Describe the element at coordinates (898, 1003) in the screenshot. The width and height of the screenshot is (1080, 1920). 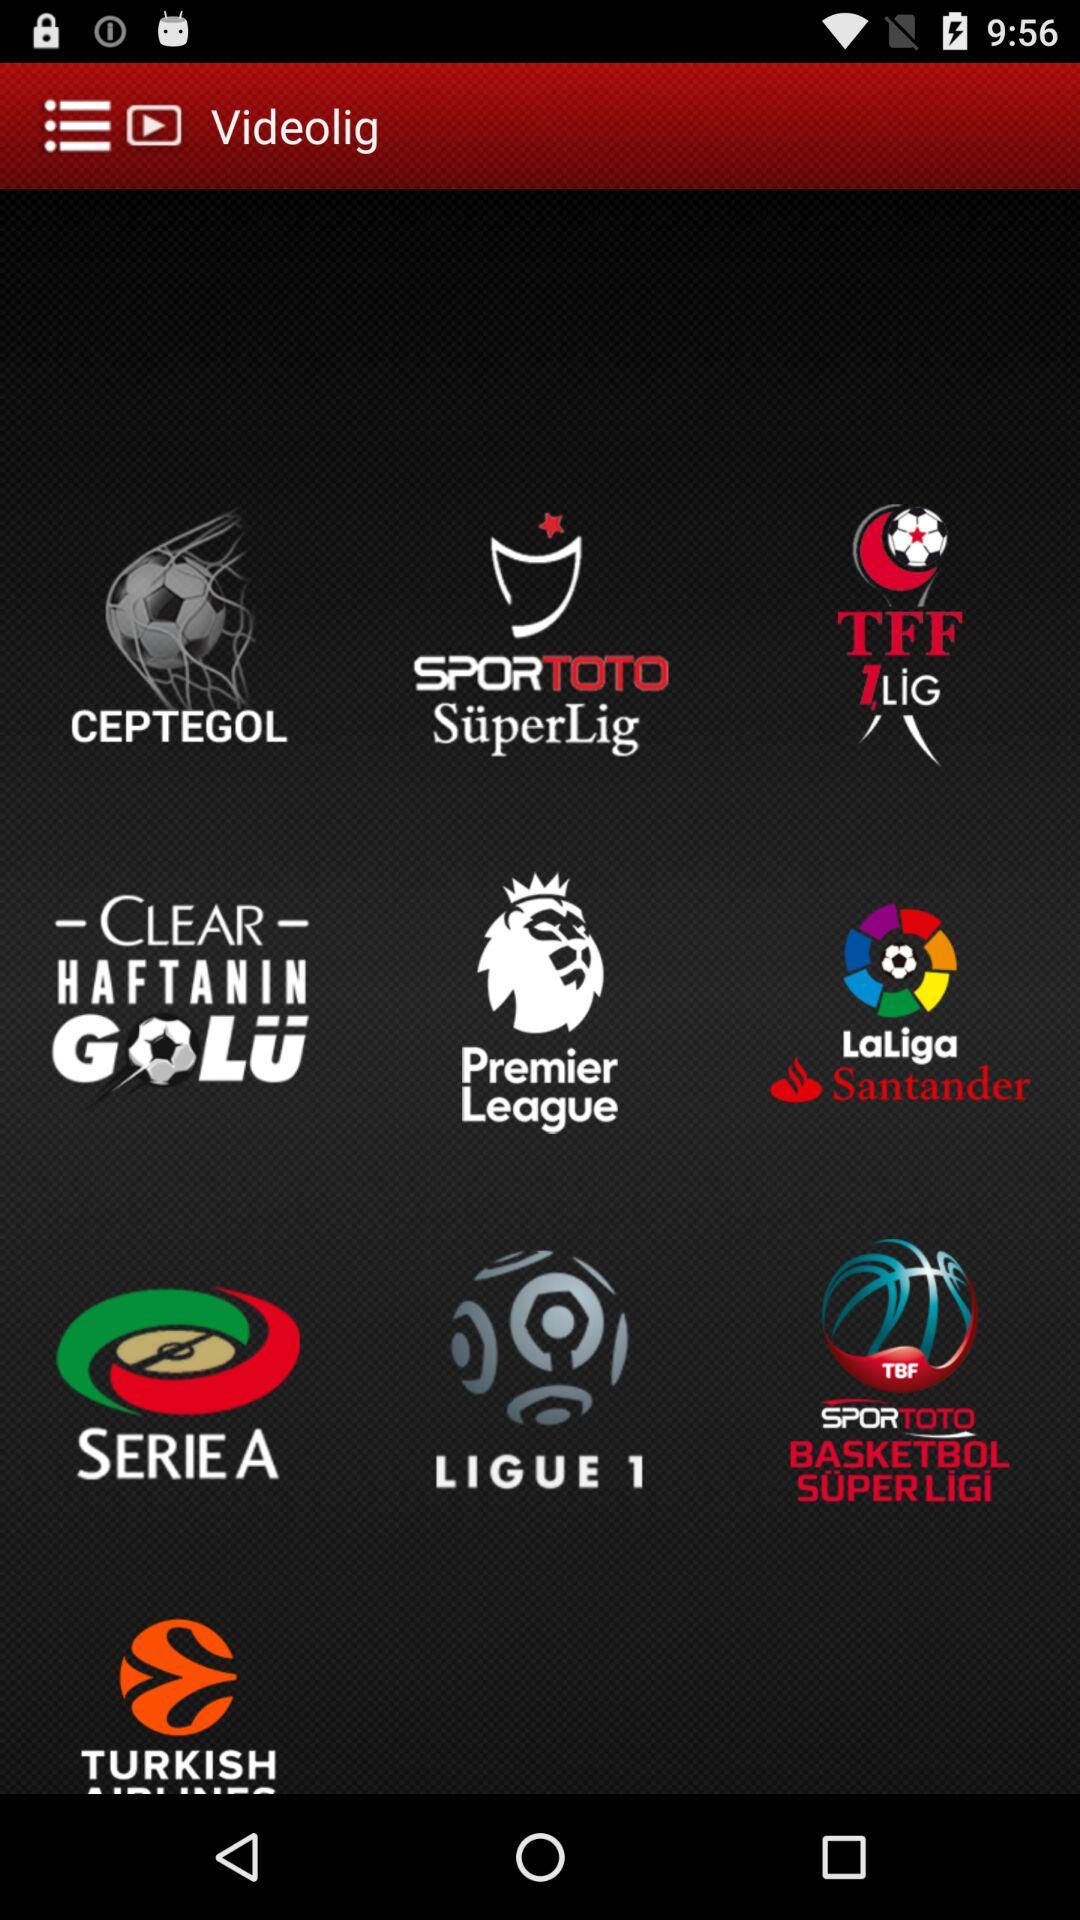
I see `the logo beside the right  premier league` at that location.